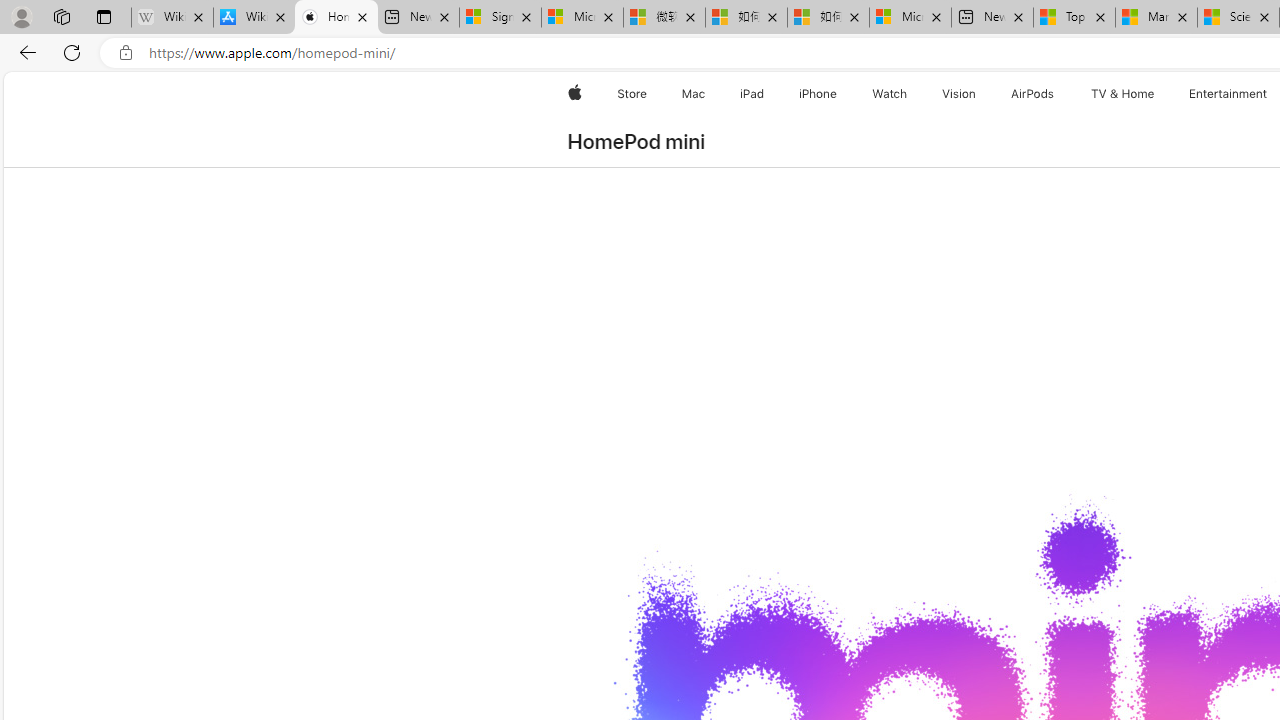 This screenshot has height=720, width=1280. I want to click on 'AirPods', so click(1032, 93).